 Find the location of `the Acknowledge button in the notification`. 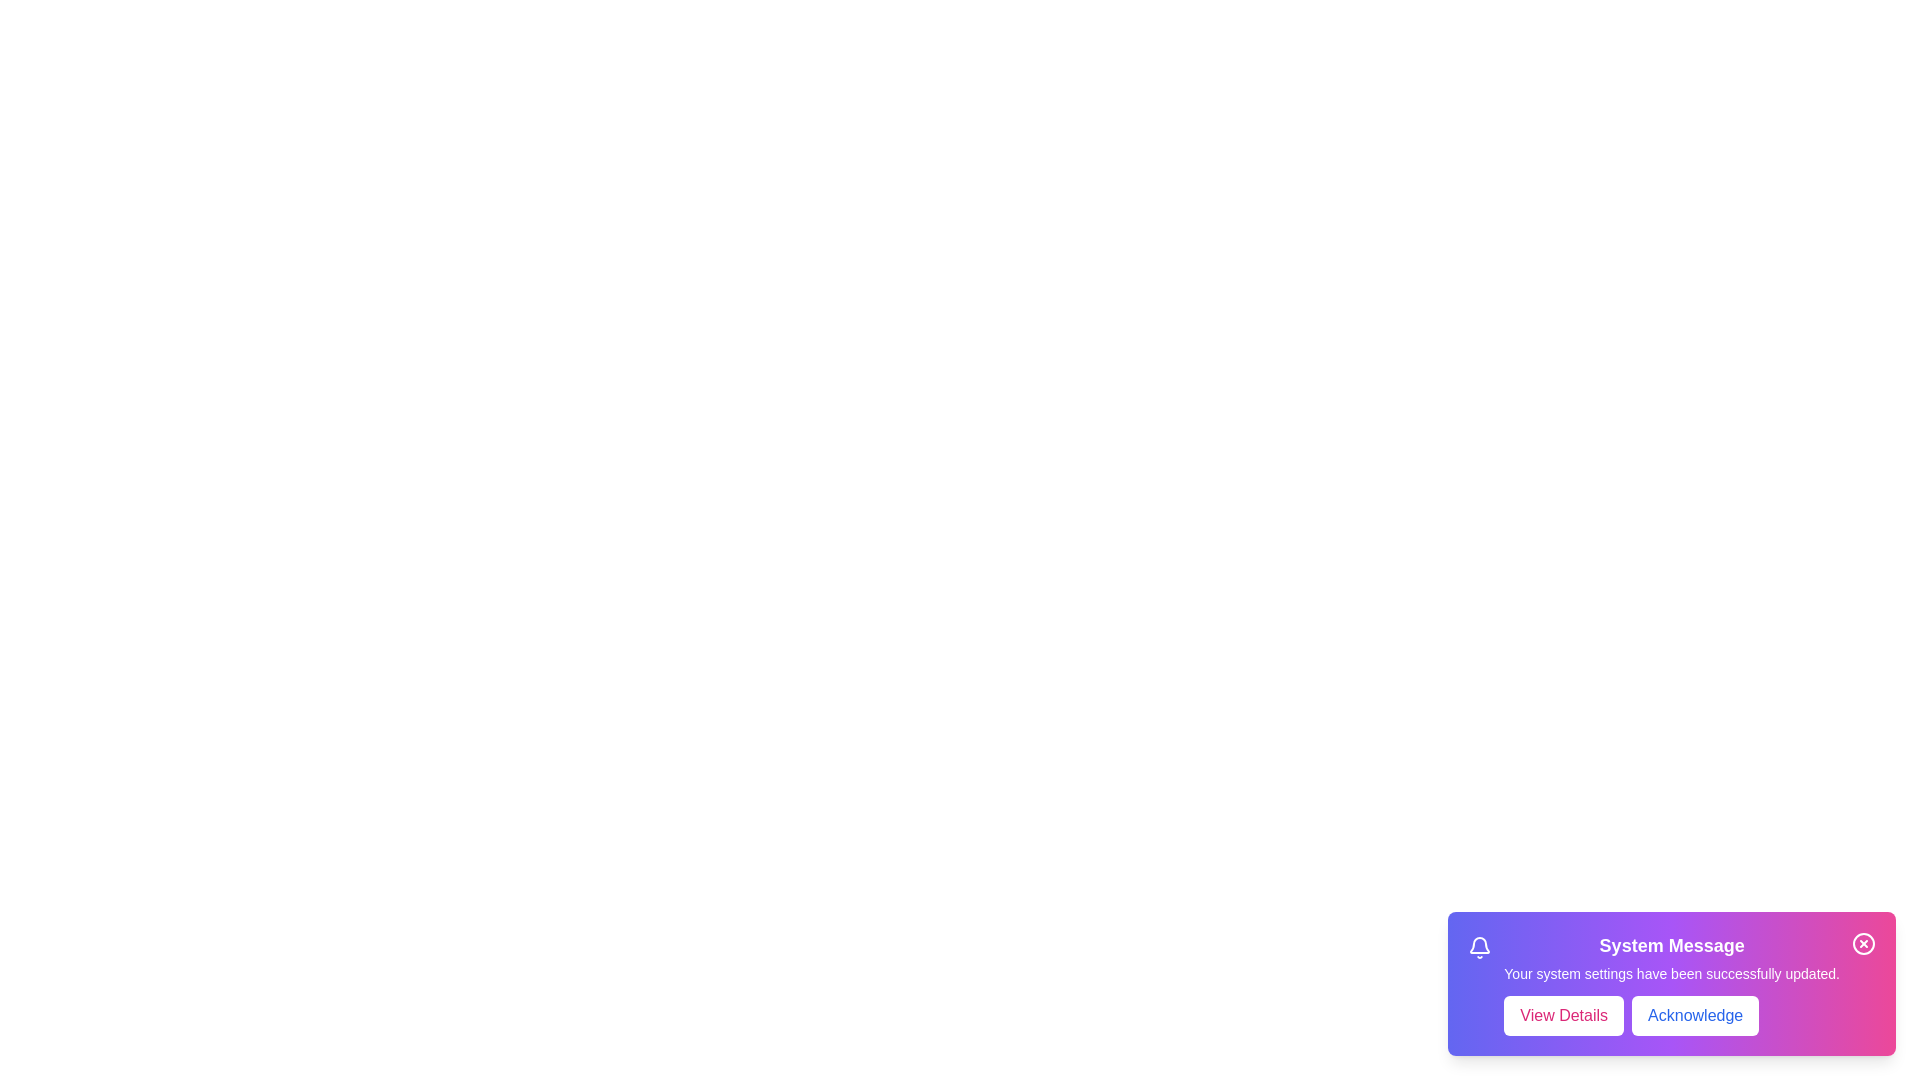

the Acknowledge button in the notification is located at coordinates (1694, 1015).